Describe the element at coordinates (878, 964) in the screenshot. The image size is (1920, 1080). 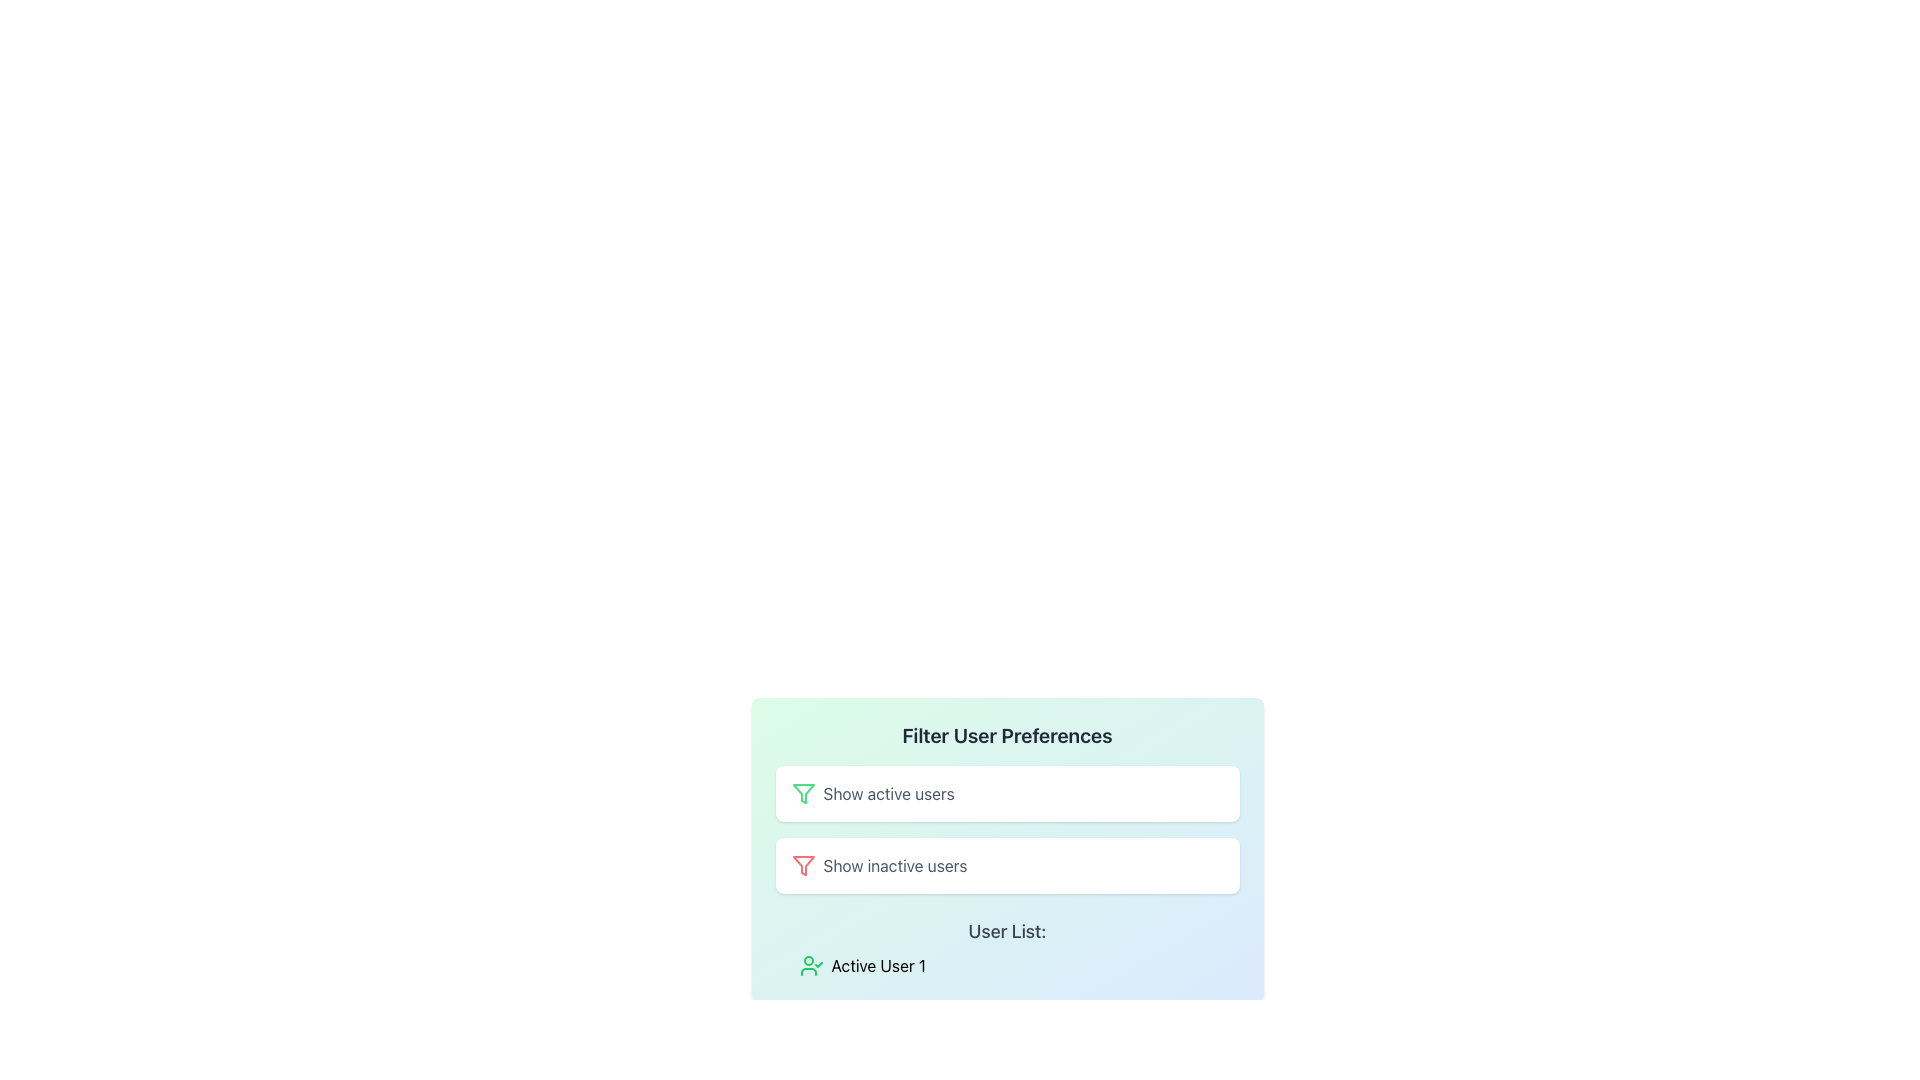
I see `the text label indicating 'Active User 1', which is positioned to the right of a user icon with a green checkmark under the 'User List' heading` at that location.